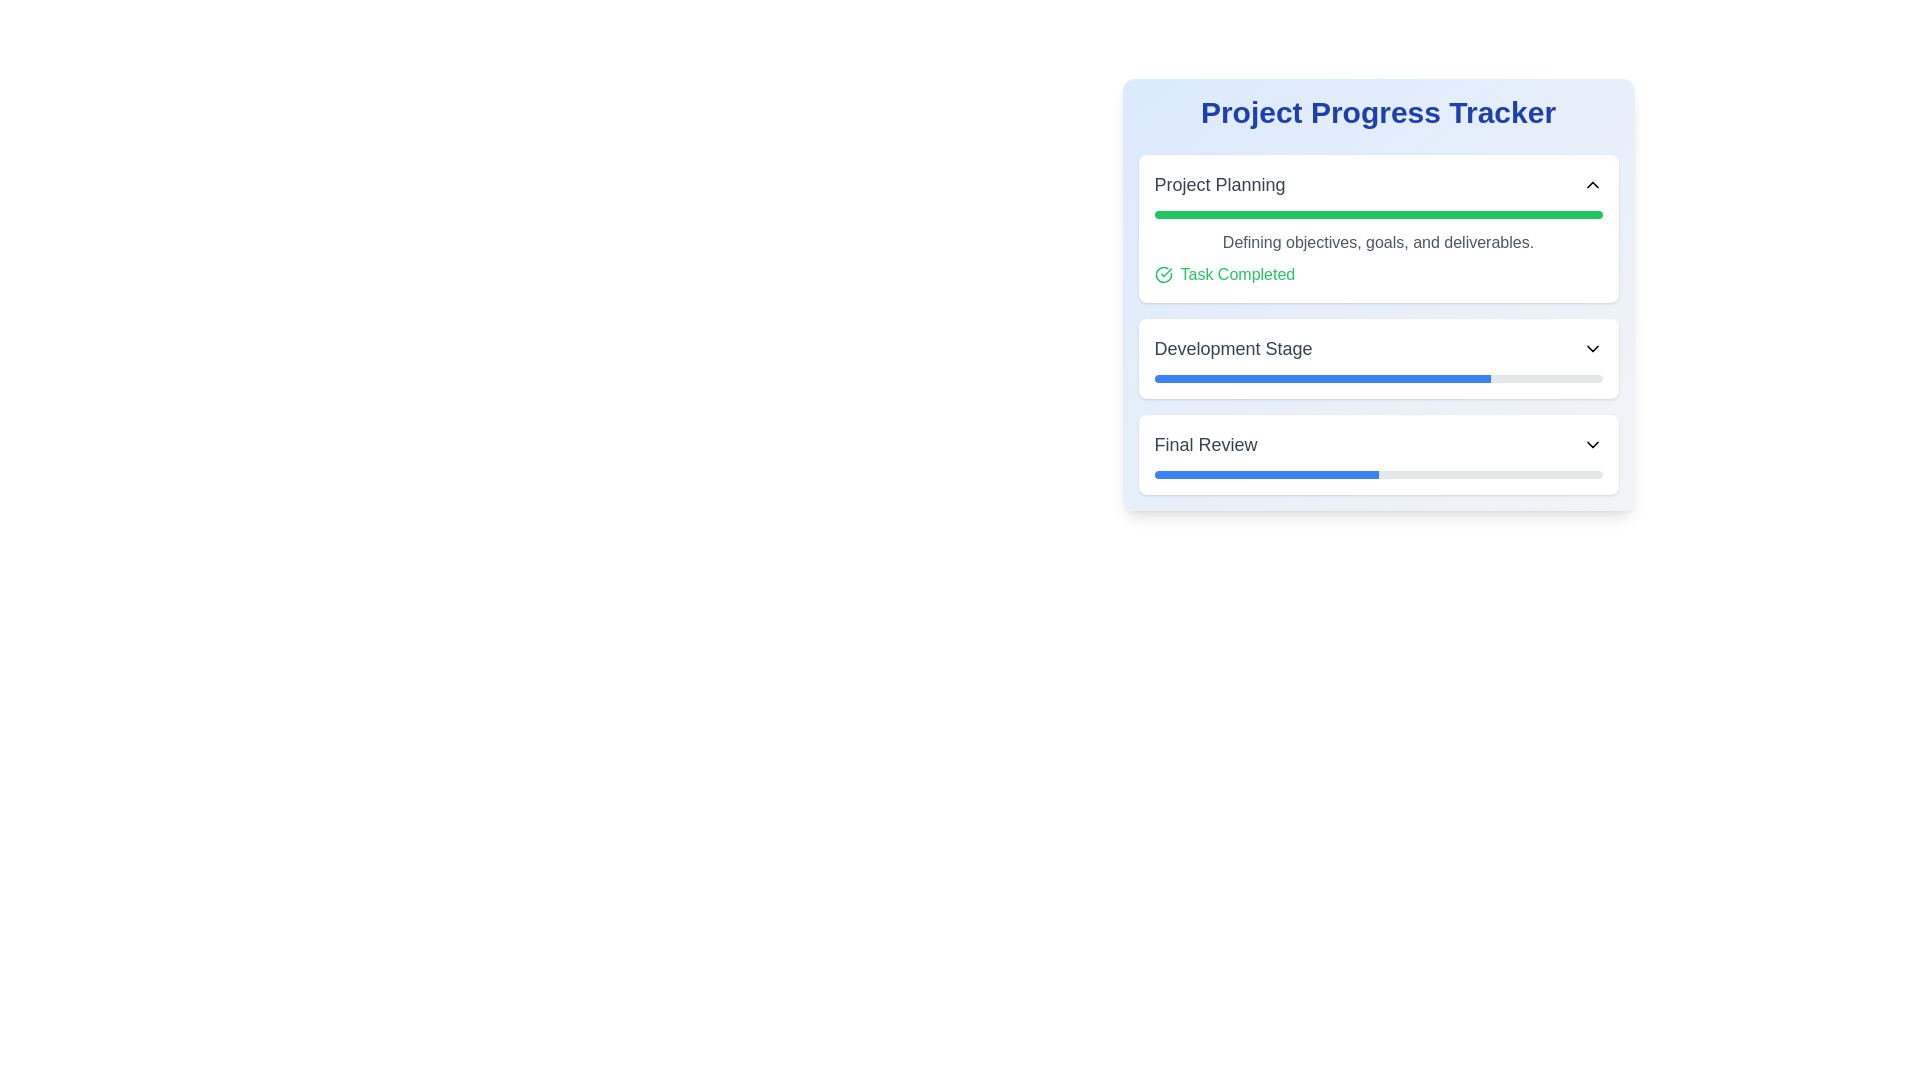 This screenshot has width=1920, height=1080. I want to click on the dropdown toggle icon, which is a downward-pointing chevron with a thin black outline located at the far-right of the 'Development Stage' row, to trigger tooltip or highlighting effects, so click(1591, 347).